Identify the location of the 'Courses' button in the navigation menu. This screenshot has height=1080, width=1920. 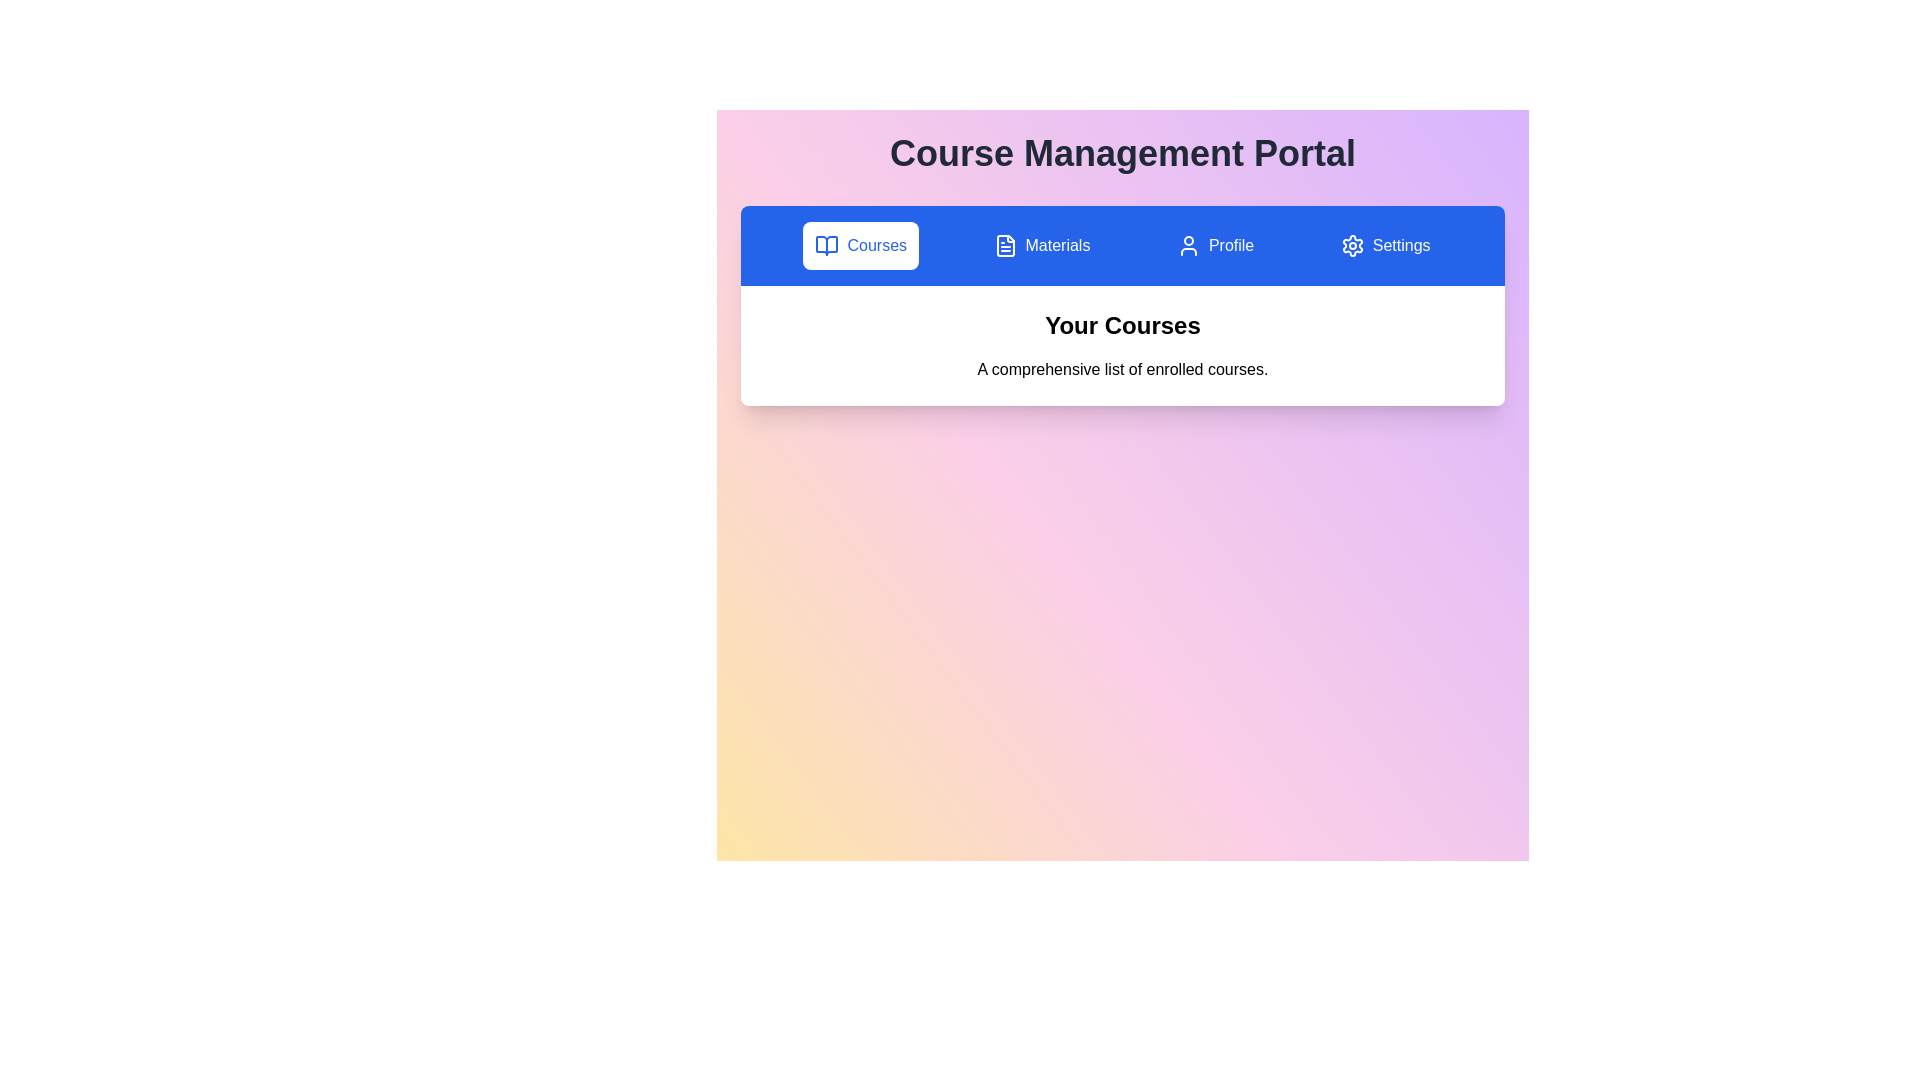
(827, 245).